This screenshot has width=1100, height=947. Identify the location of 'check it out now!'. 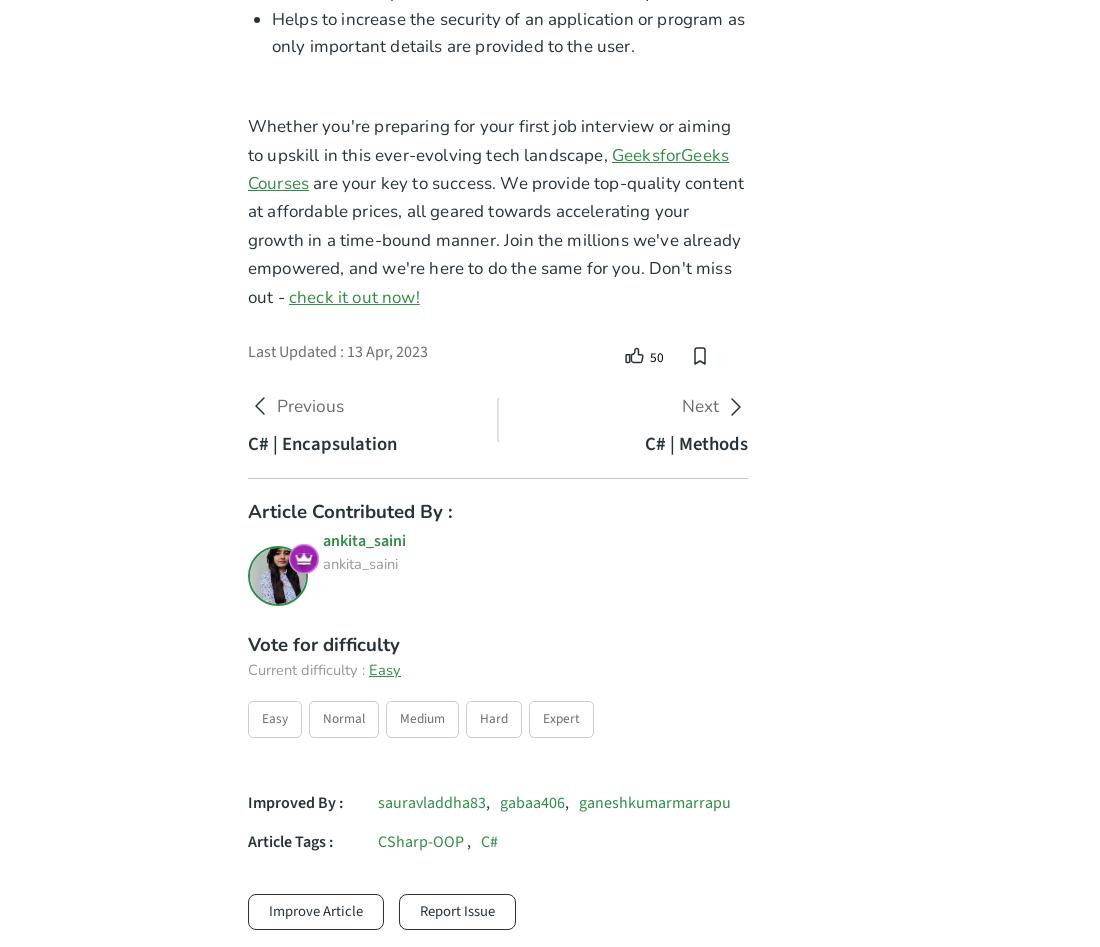
(353, 295).